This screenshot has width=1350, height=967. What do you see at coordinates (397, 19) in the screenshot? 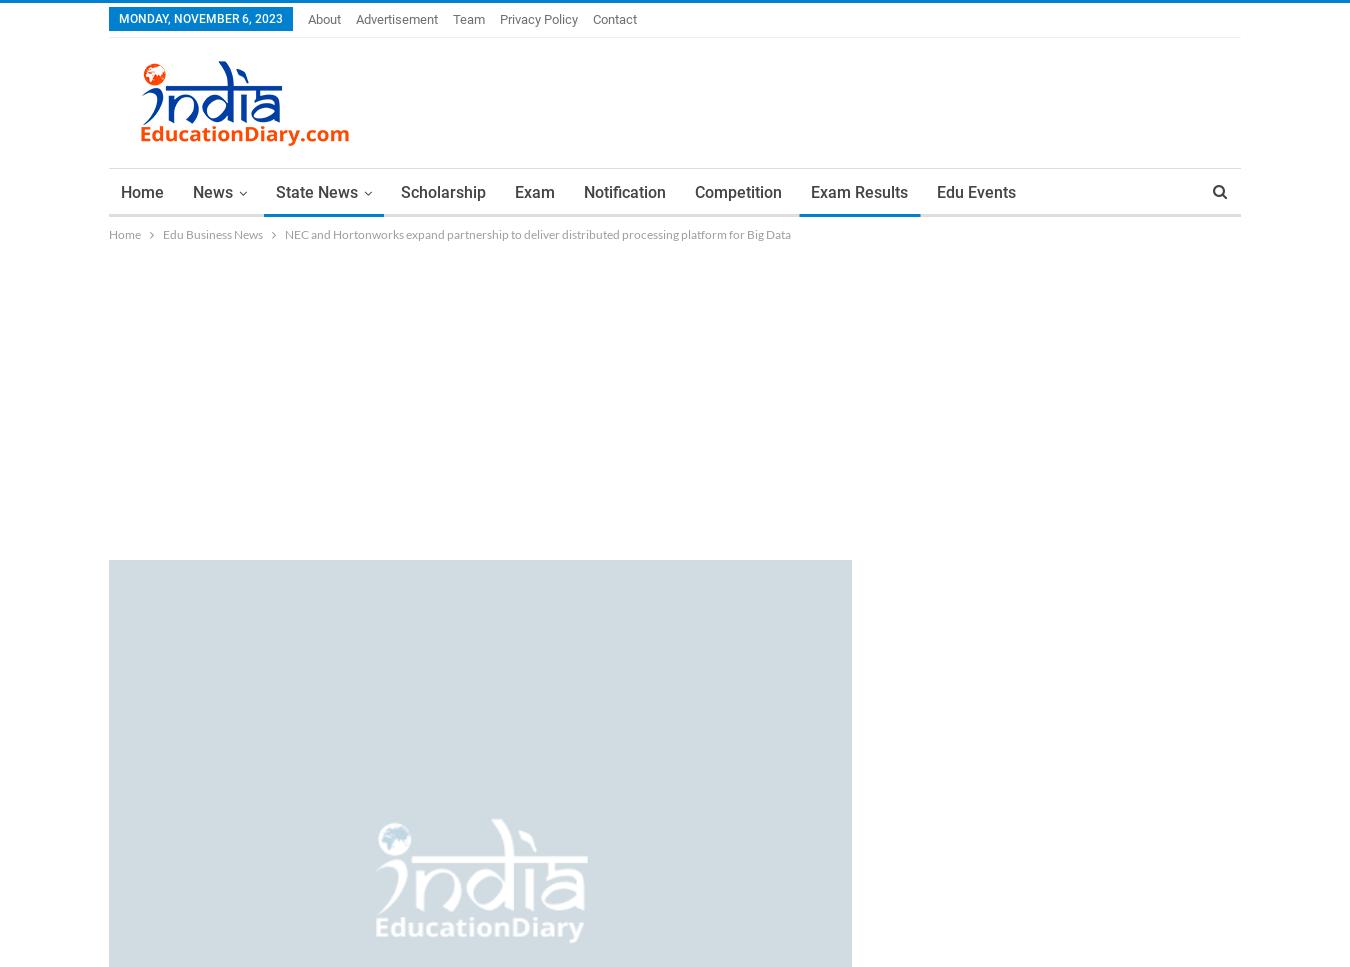
I see `'Advertisement'` at bounding box center [397, 19].